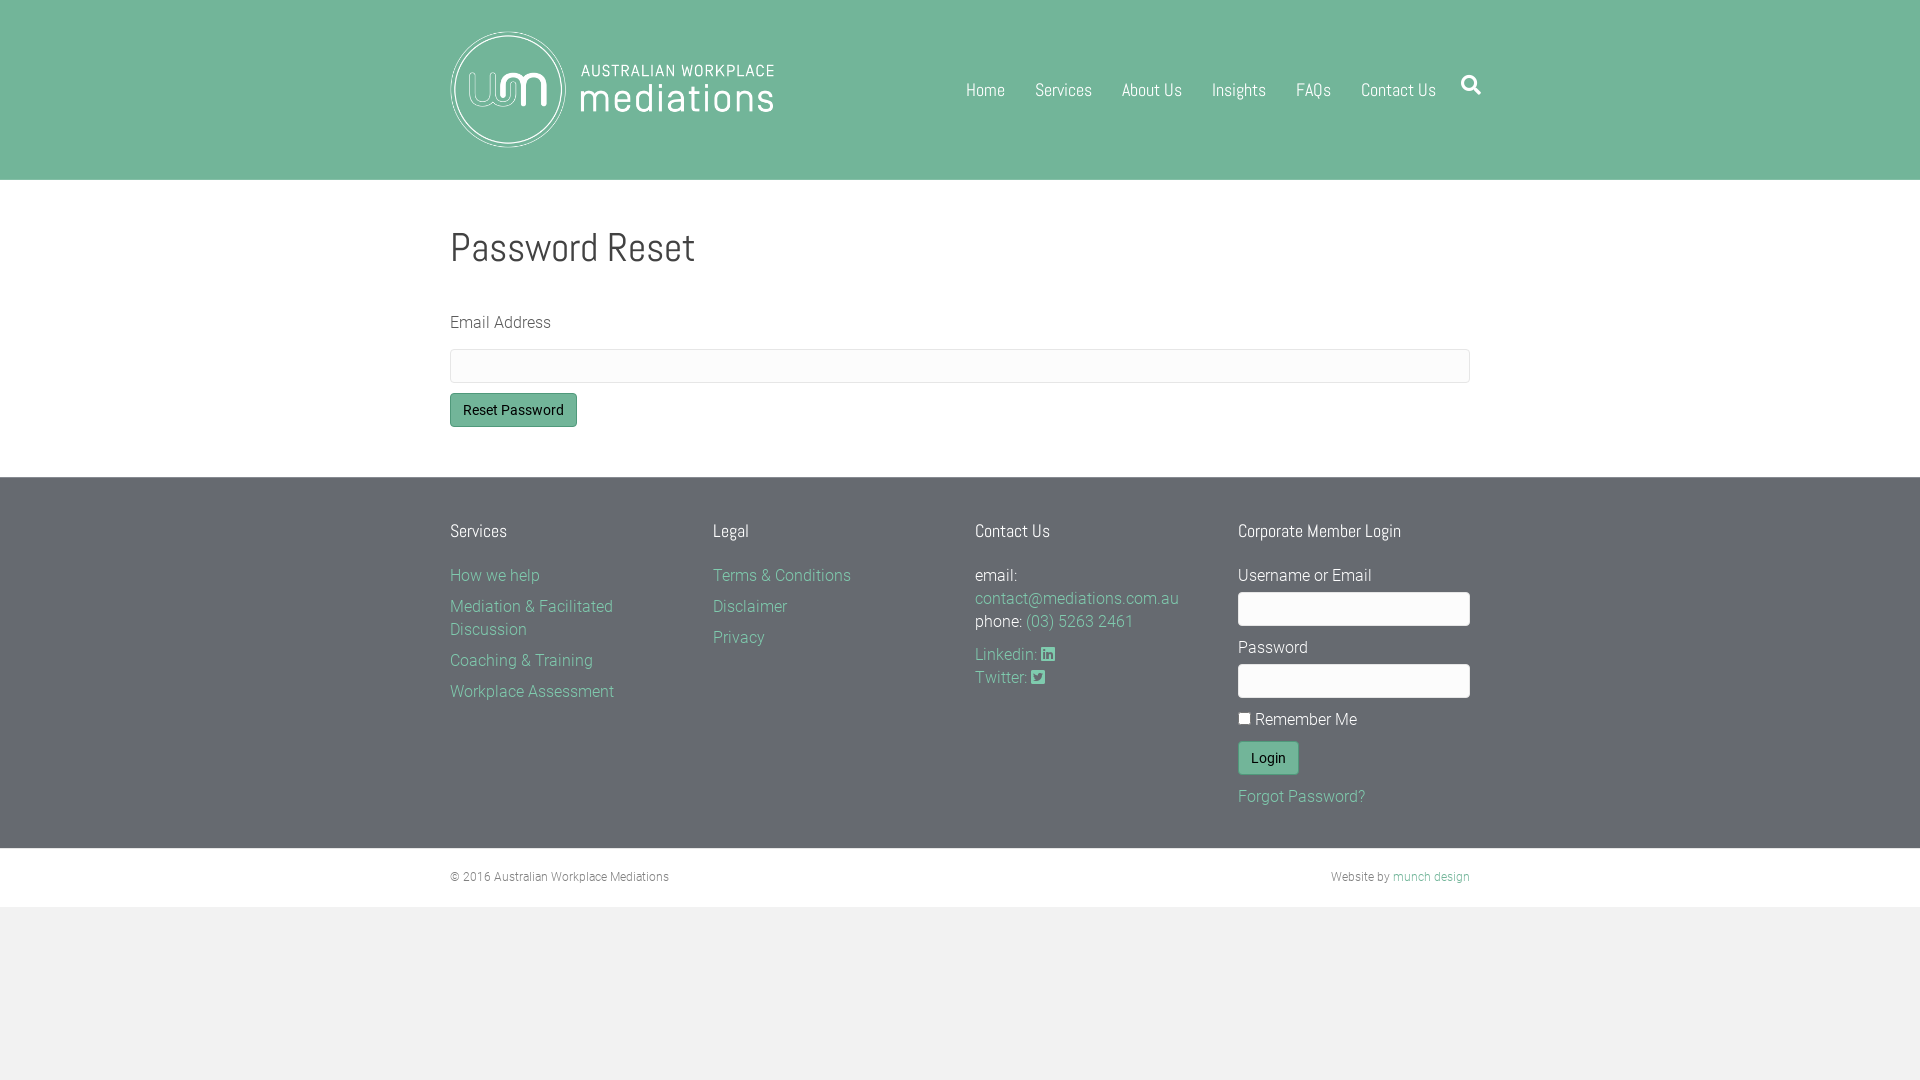  Describe the element at coordinates (985, 88) in the screenshot. I see `'Home'` at that location.